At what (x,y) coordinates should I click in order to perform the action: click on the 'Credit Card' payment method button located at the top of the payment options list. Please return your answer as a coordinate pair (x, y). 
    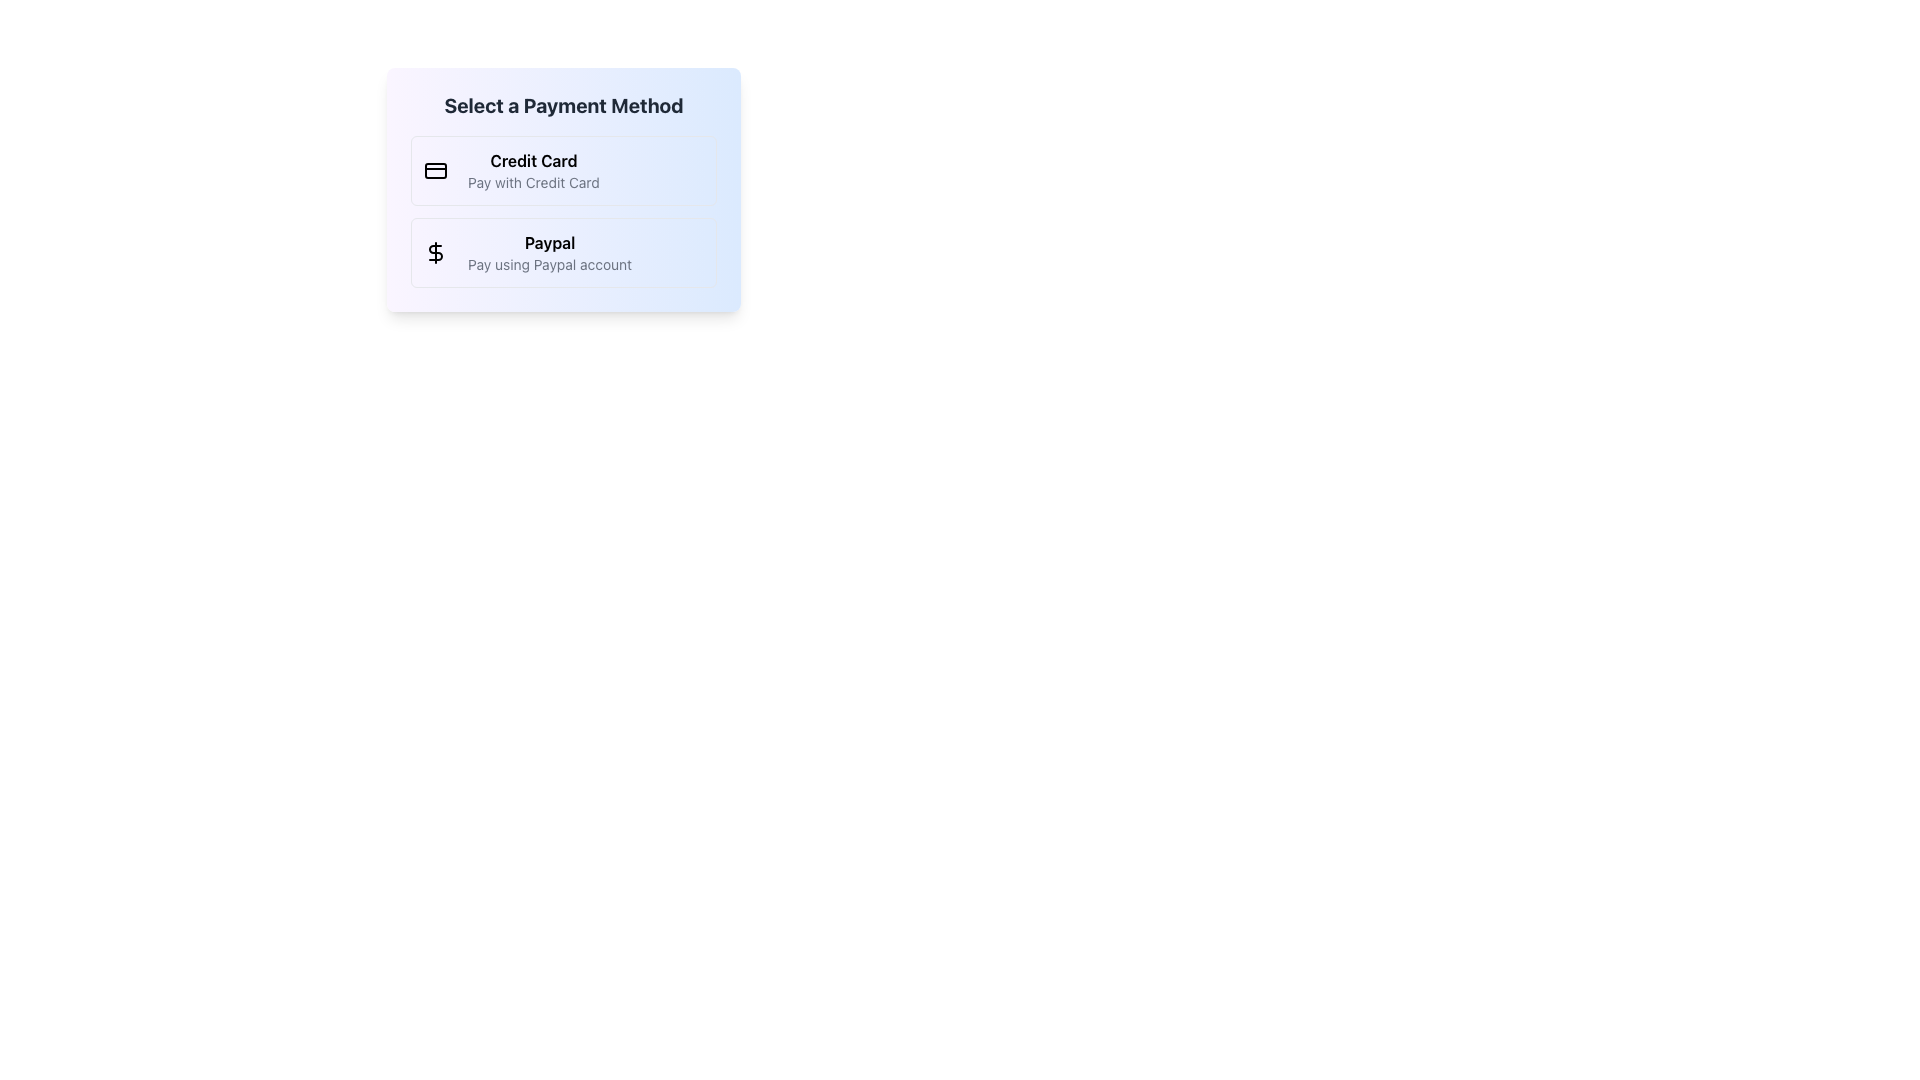
    Looking at the image, I should click on (563, 169).